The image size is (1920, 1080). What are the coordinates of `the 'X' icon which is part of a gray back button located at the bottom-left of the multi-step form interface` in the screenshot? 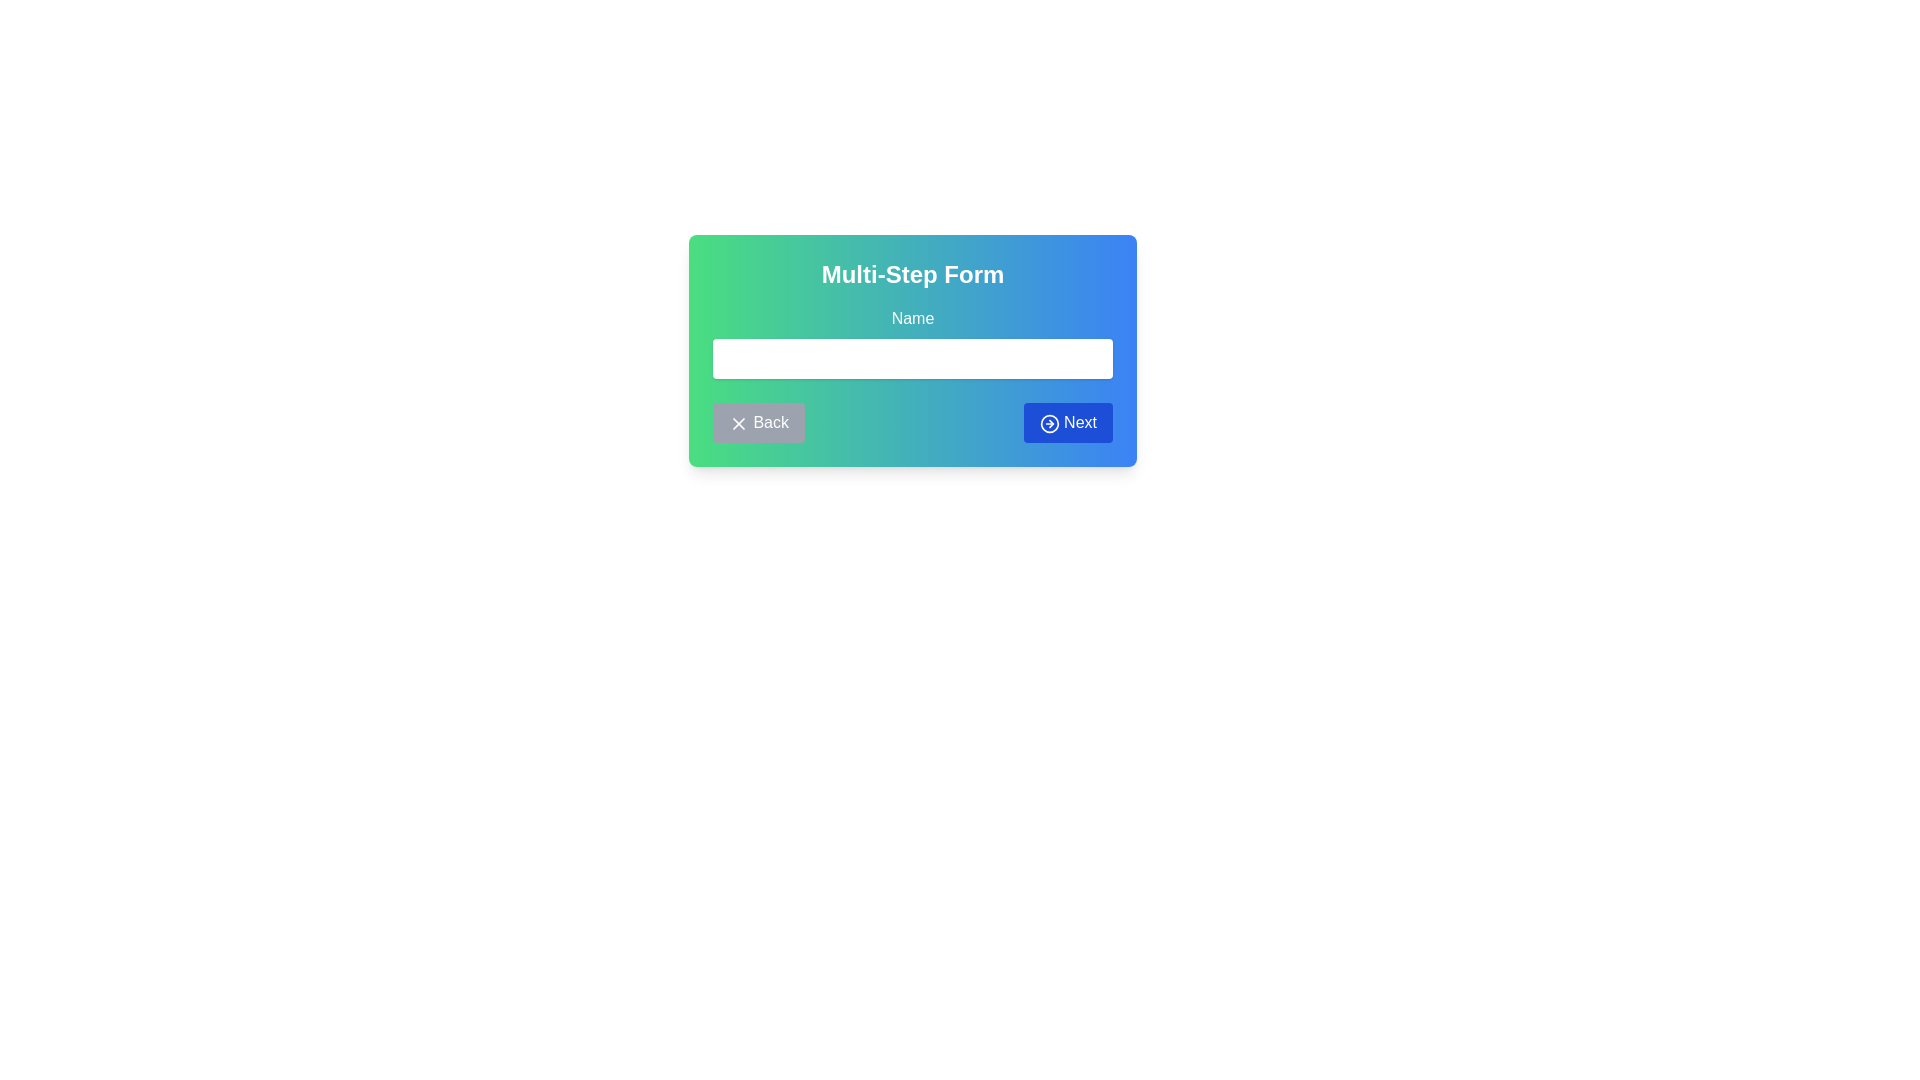 It's located at (738, 422).